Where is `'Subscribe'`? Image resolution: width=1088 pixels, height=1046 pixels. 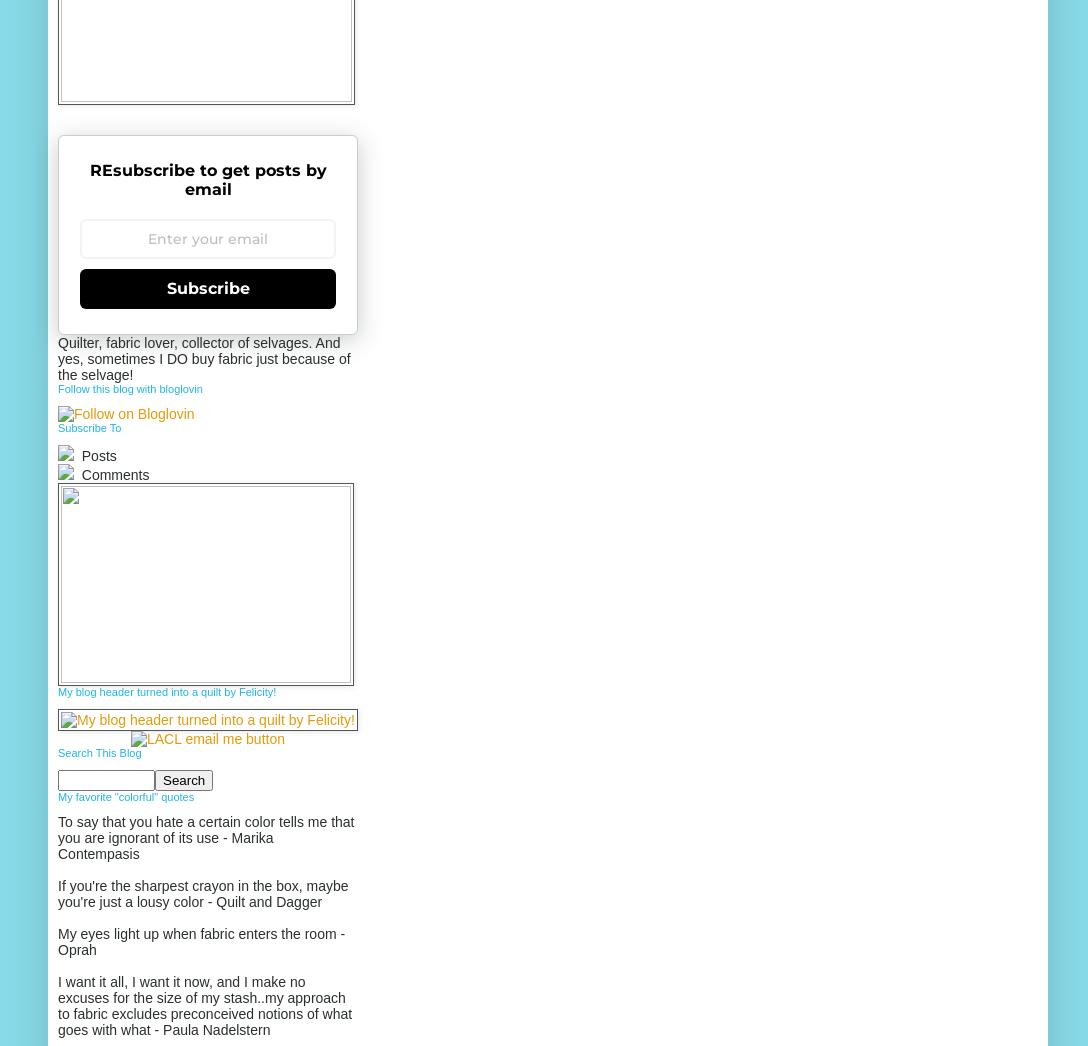 'Subscribe' is located at coordinates (165, 288).